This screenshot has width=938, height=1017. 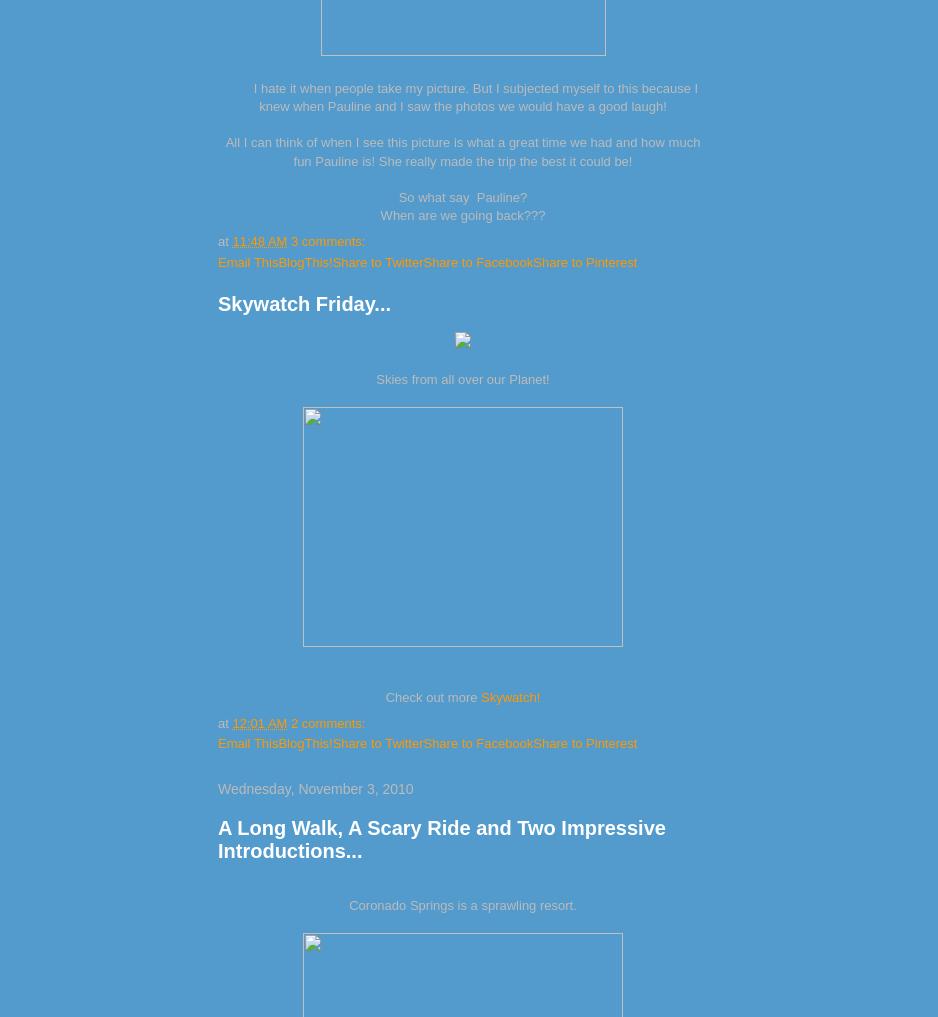 What do you see at coordinates (509, 695) in the screenshot?
I see `'Skywatch!'` at bounding box center [509, 695].